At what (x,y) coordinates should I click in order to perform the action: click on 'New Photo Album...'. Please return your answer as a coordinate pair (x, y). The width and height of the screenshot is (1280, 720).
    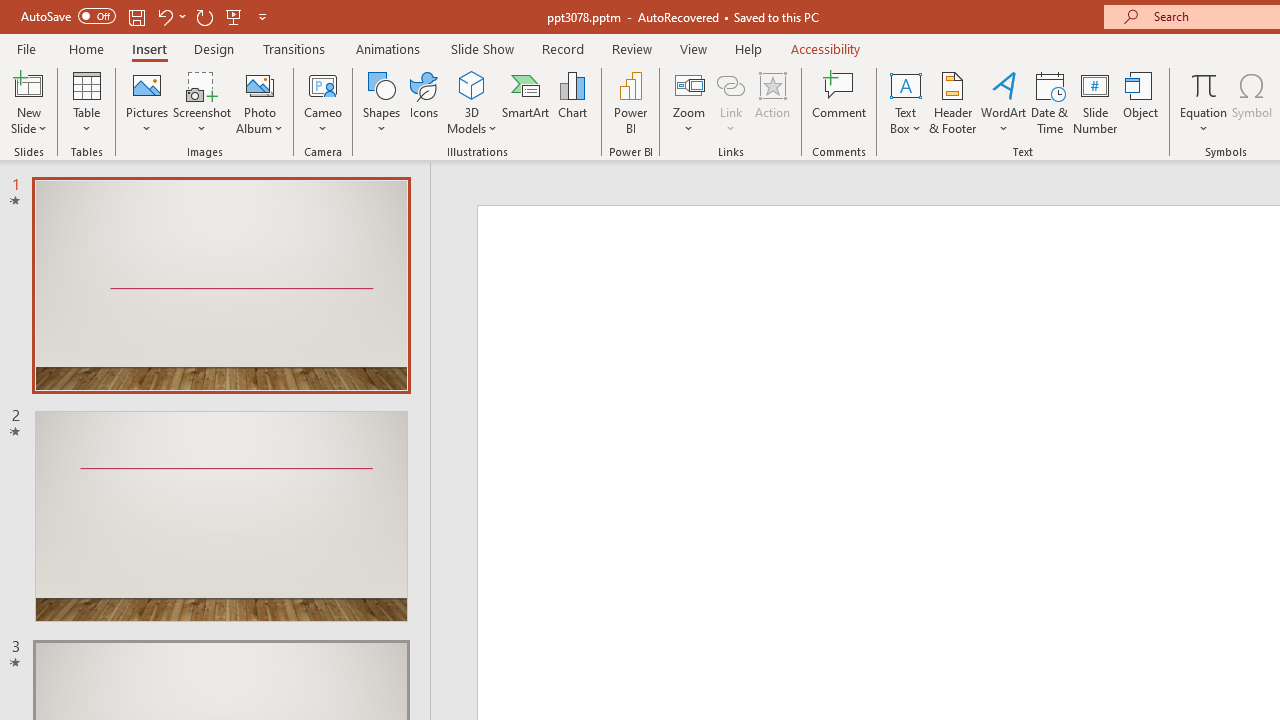
    Looking at the image, I should click on (258, 84).